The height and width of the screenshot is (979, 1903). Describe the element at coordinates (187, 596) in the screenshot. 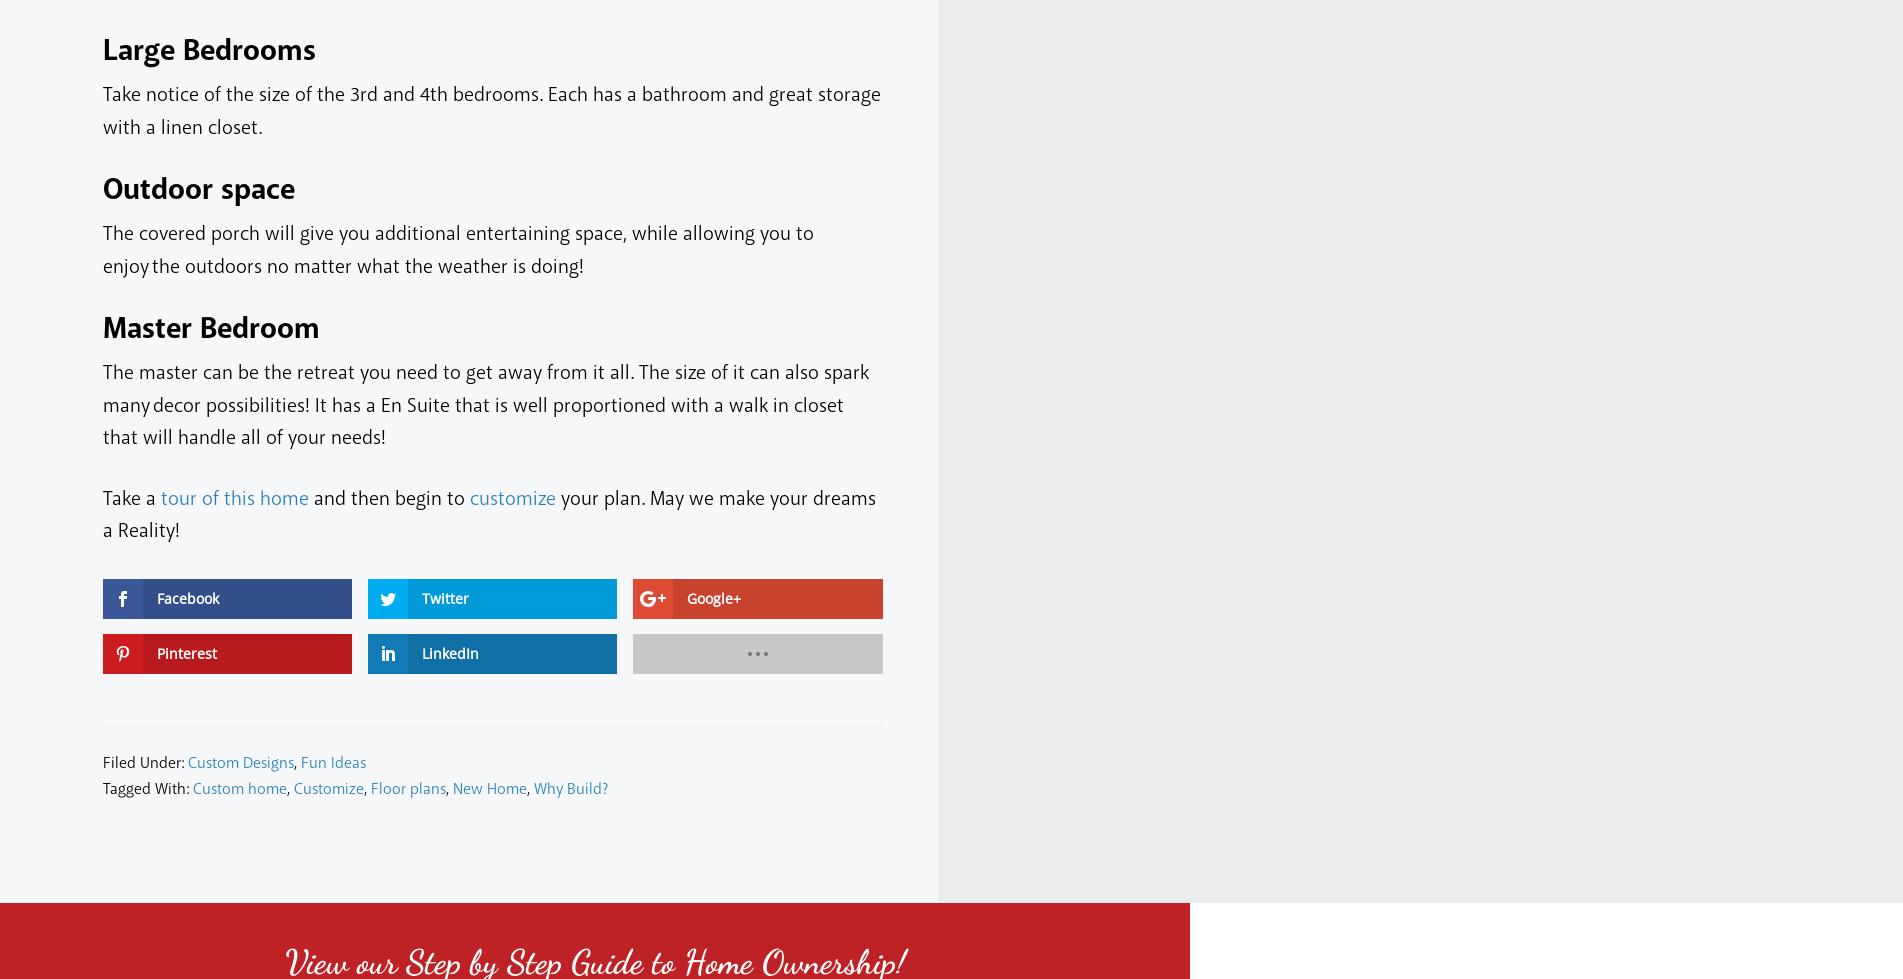

I see `'Facebook'` at that location.